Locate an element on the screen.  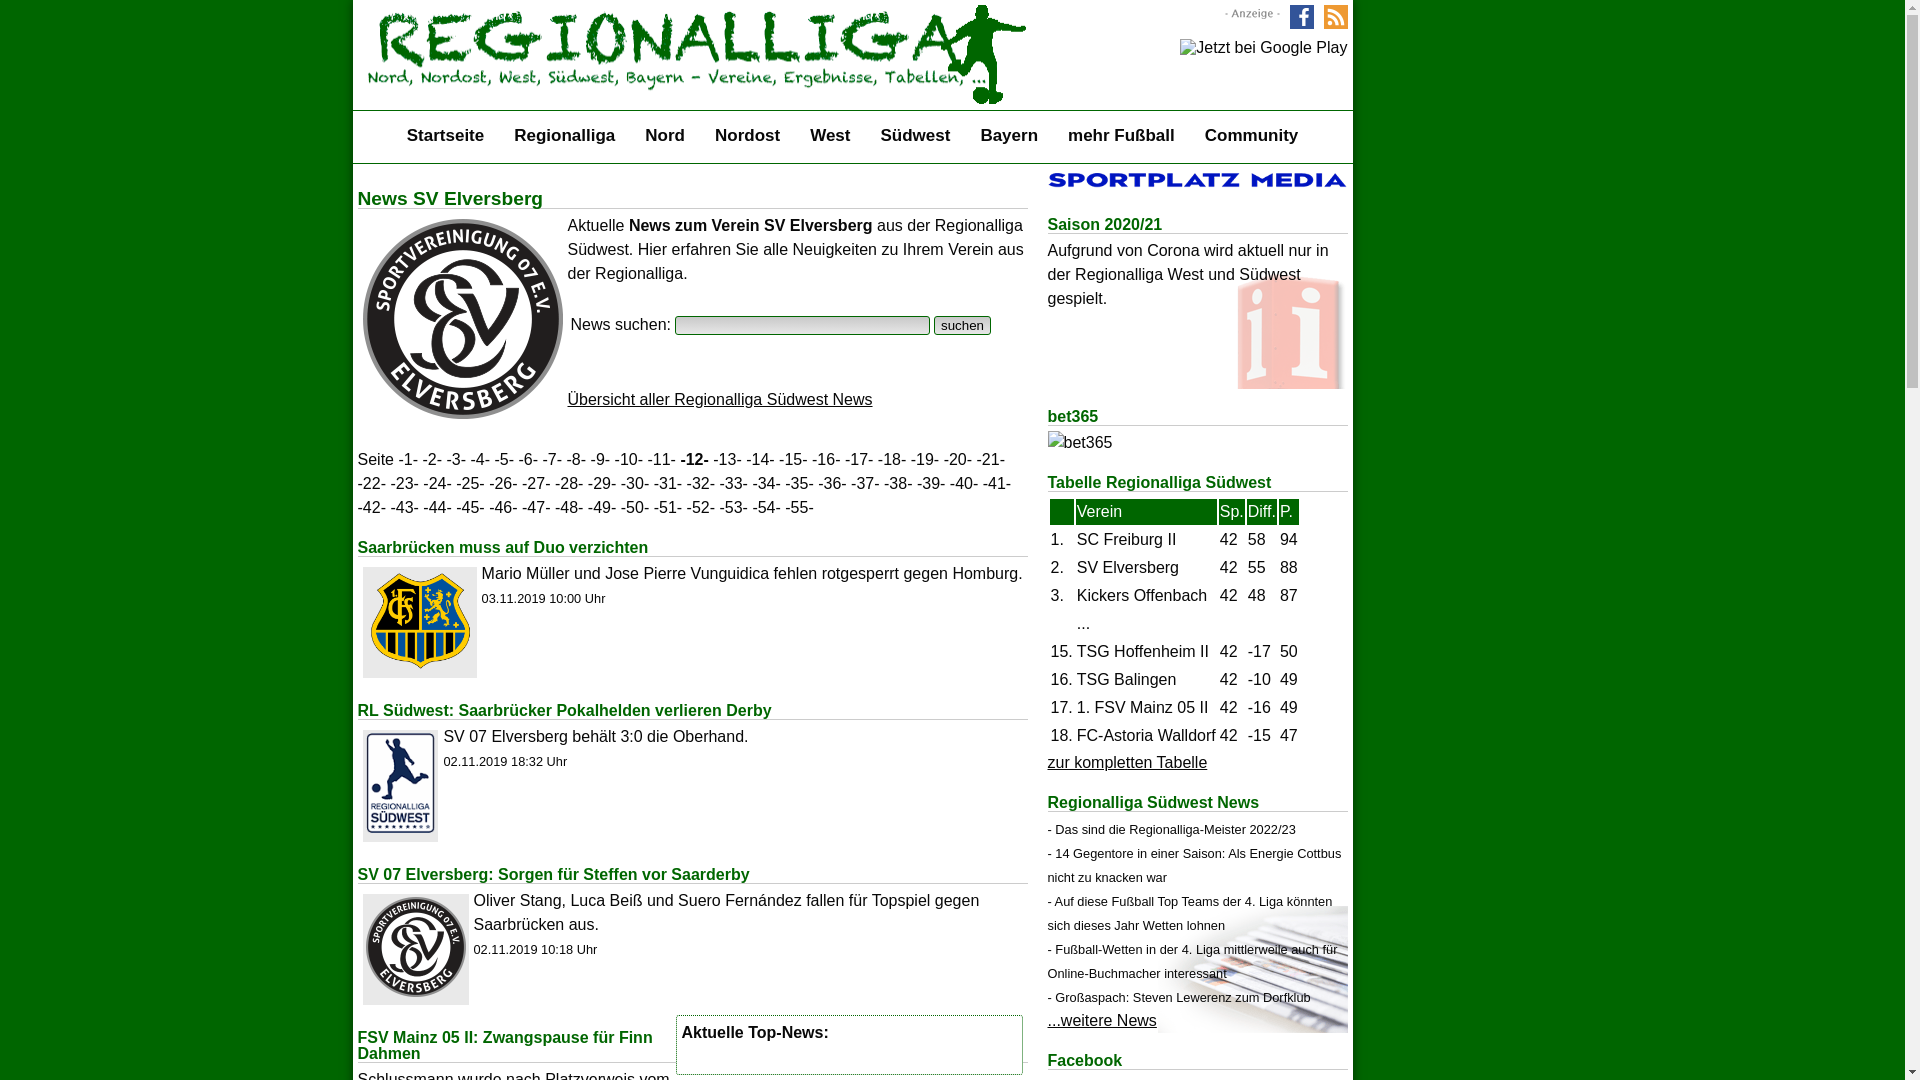
'-8-' is located at coordinates (575, 459).